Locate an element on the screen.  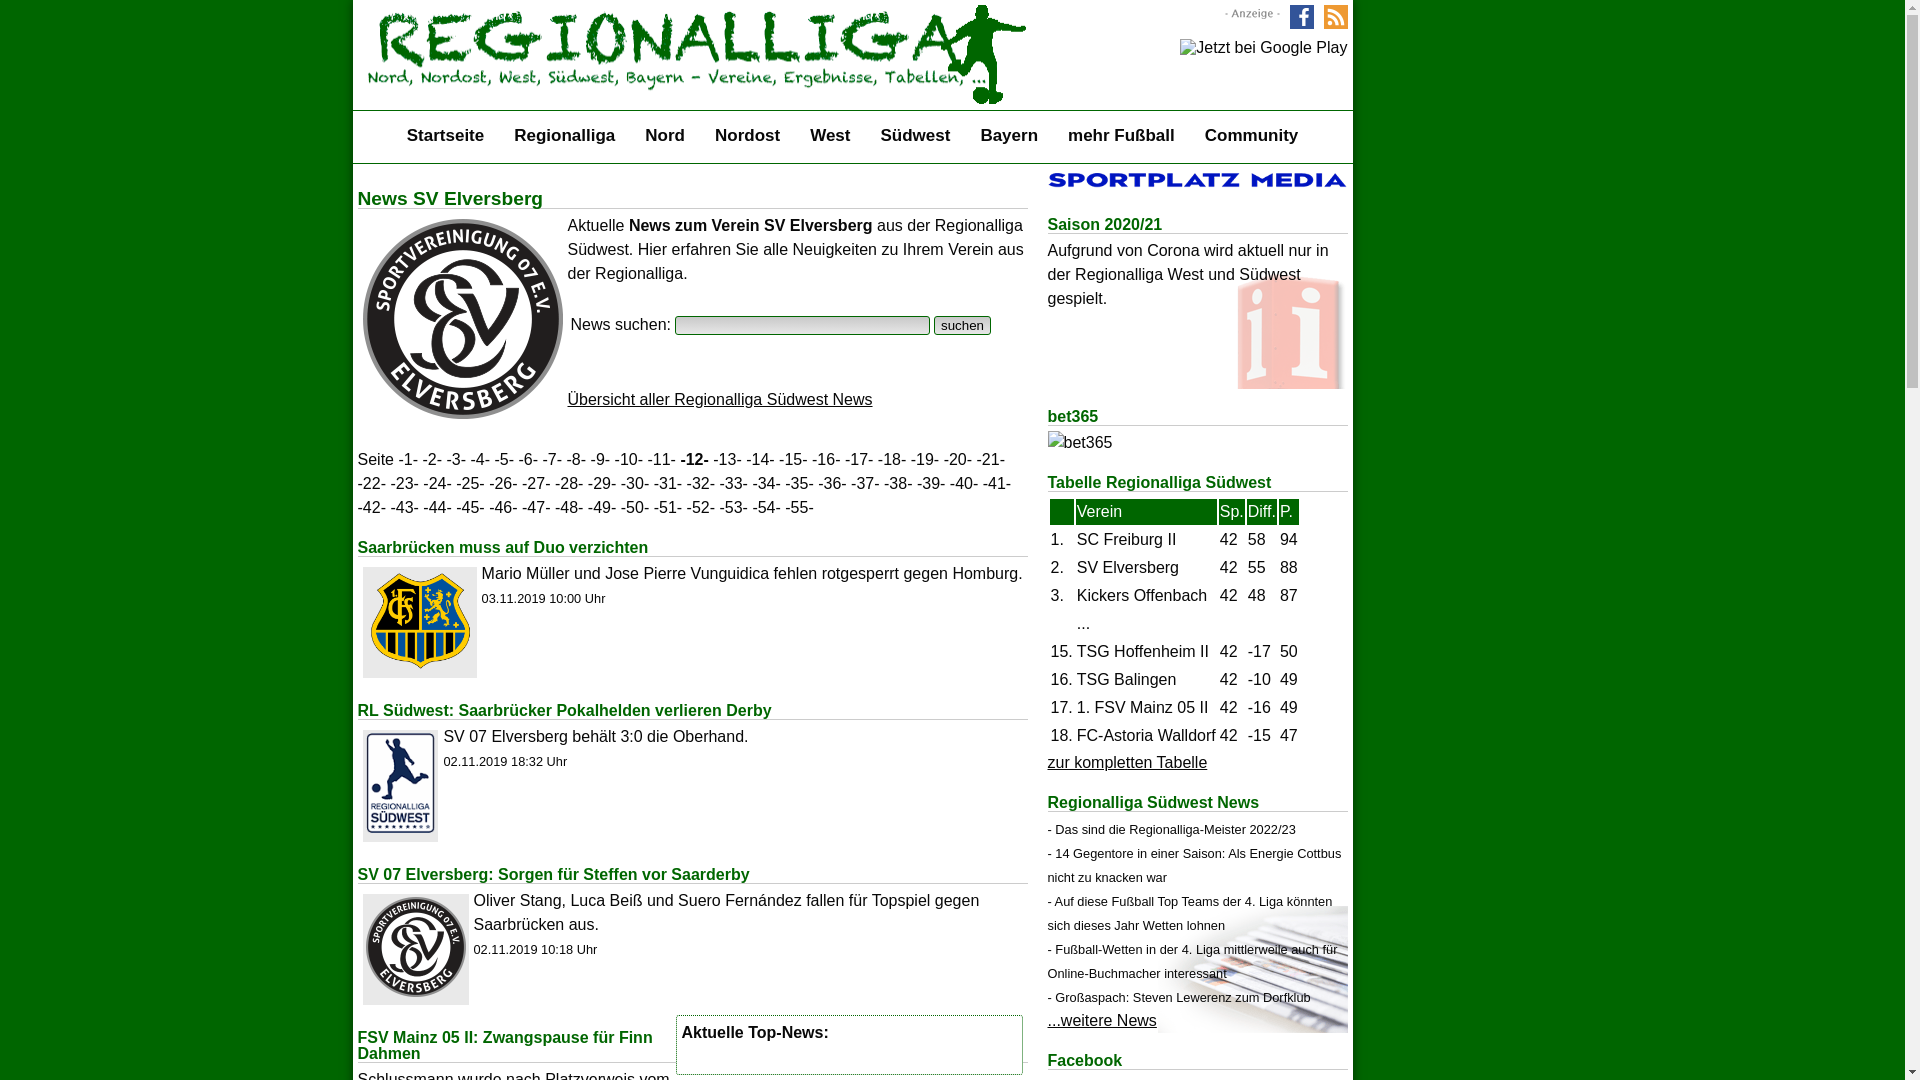
'-8-' is located at coordinates (575, 459).